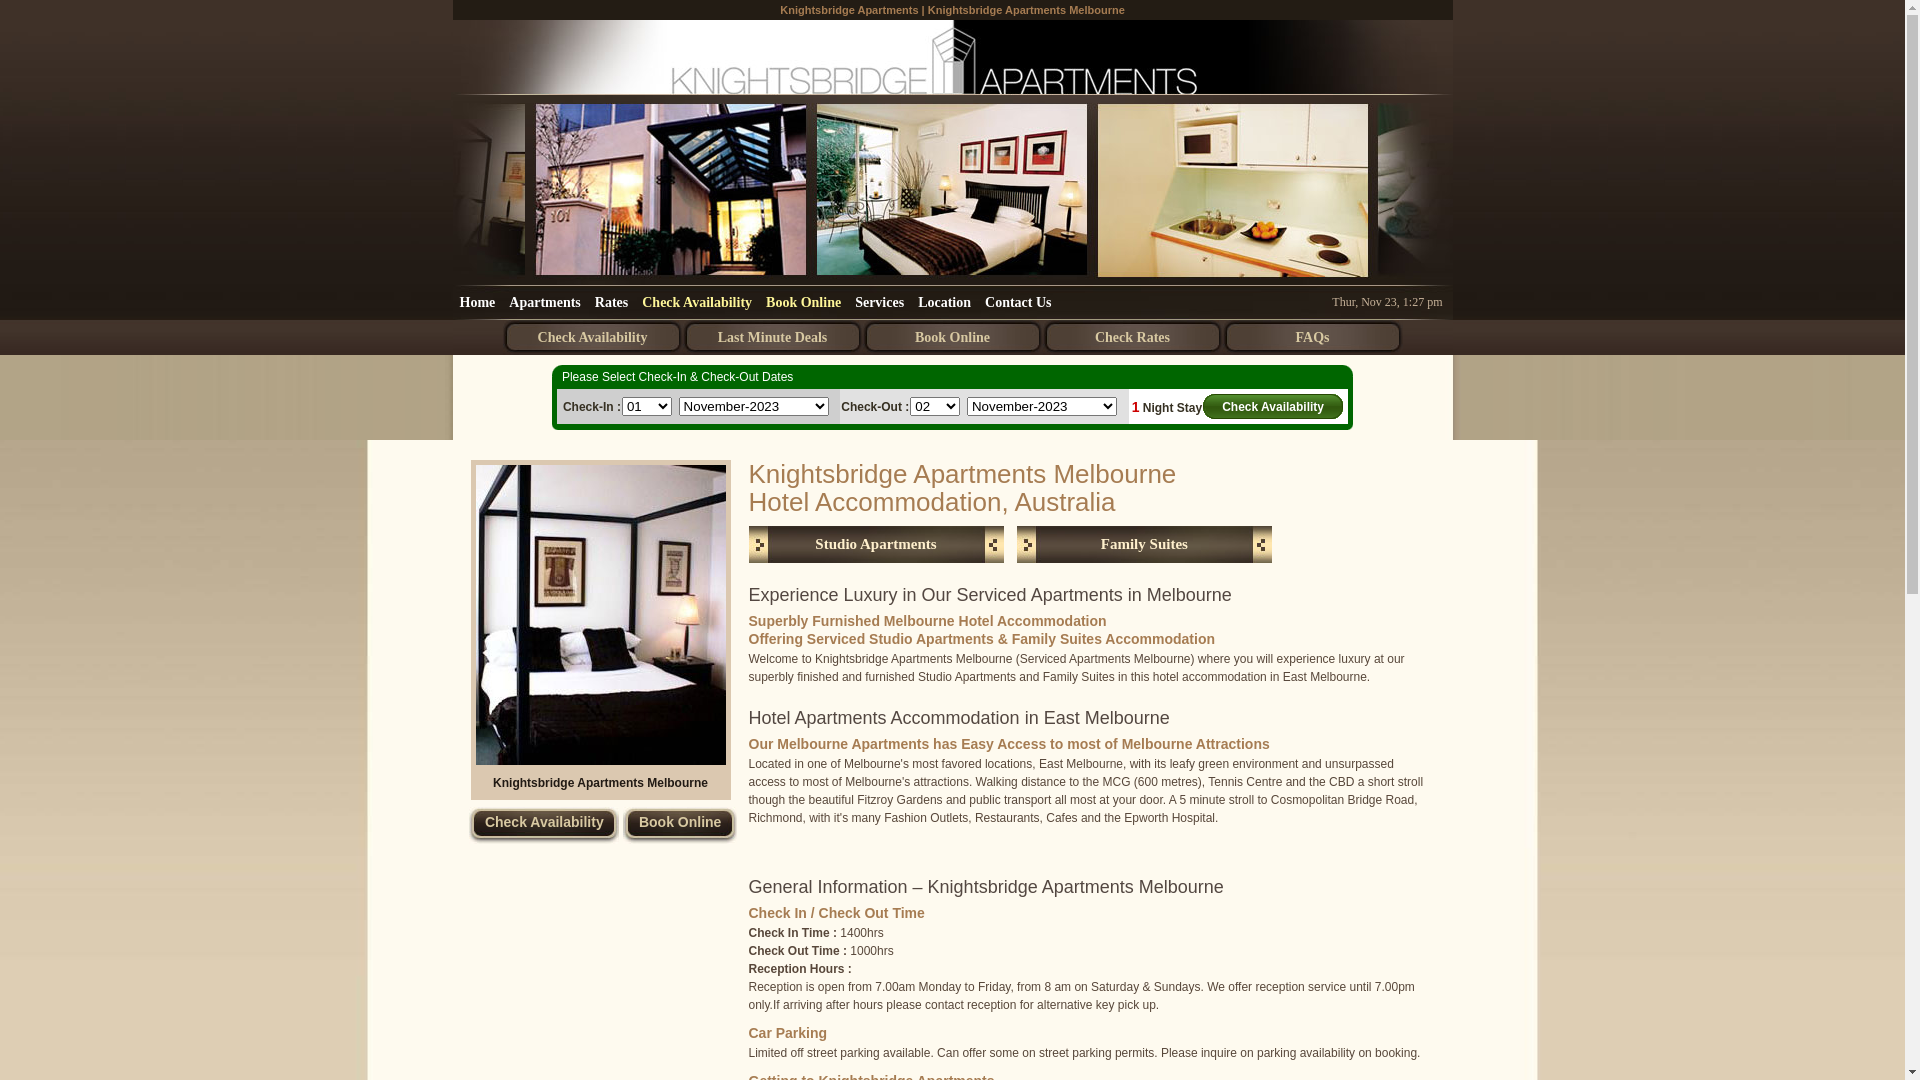 The image size is (1920, 1080). What do you see at coordinates (978, 302) in the screenshot?
I see `'Contact Us'` at bounding box center [978, 302].